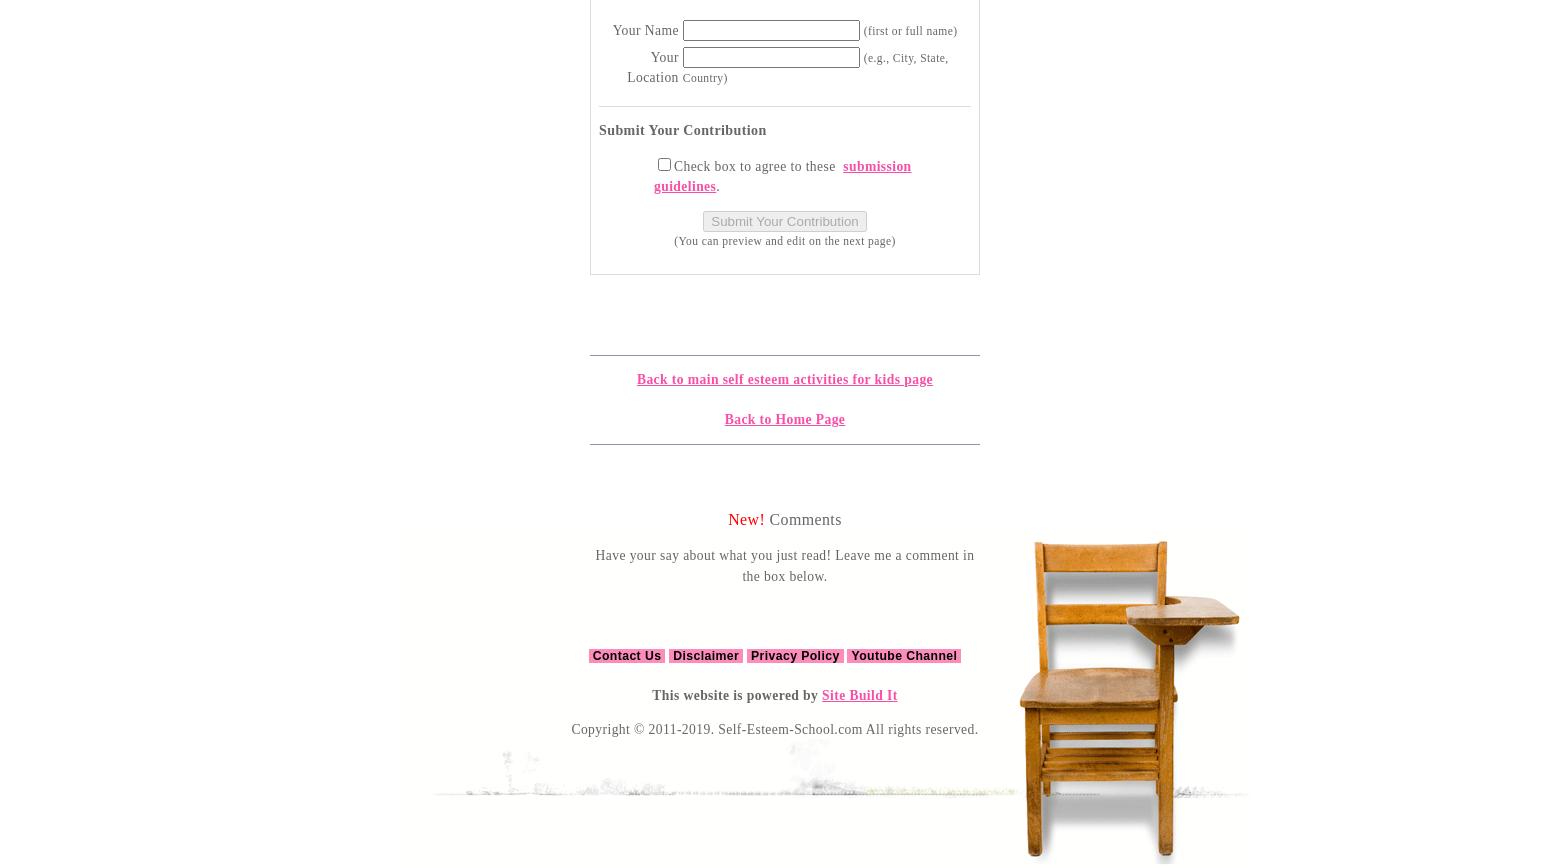 Image resolution: width=1550 pixels, height=868 pixels. What do you see at coordinates (903, 654) in the screenshot?
I see `'Youtube Channel'` at bounding box center [903, 654].